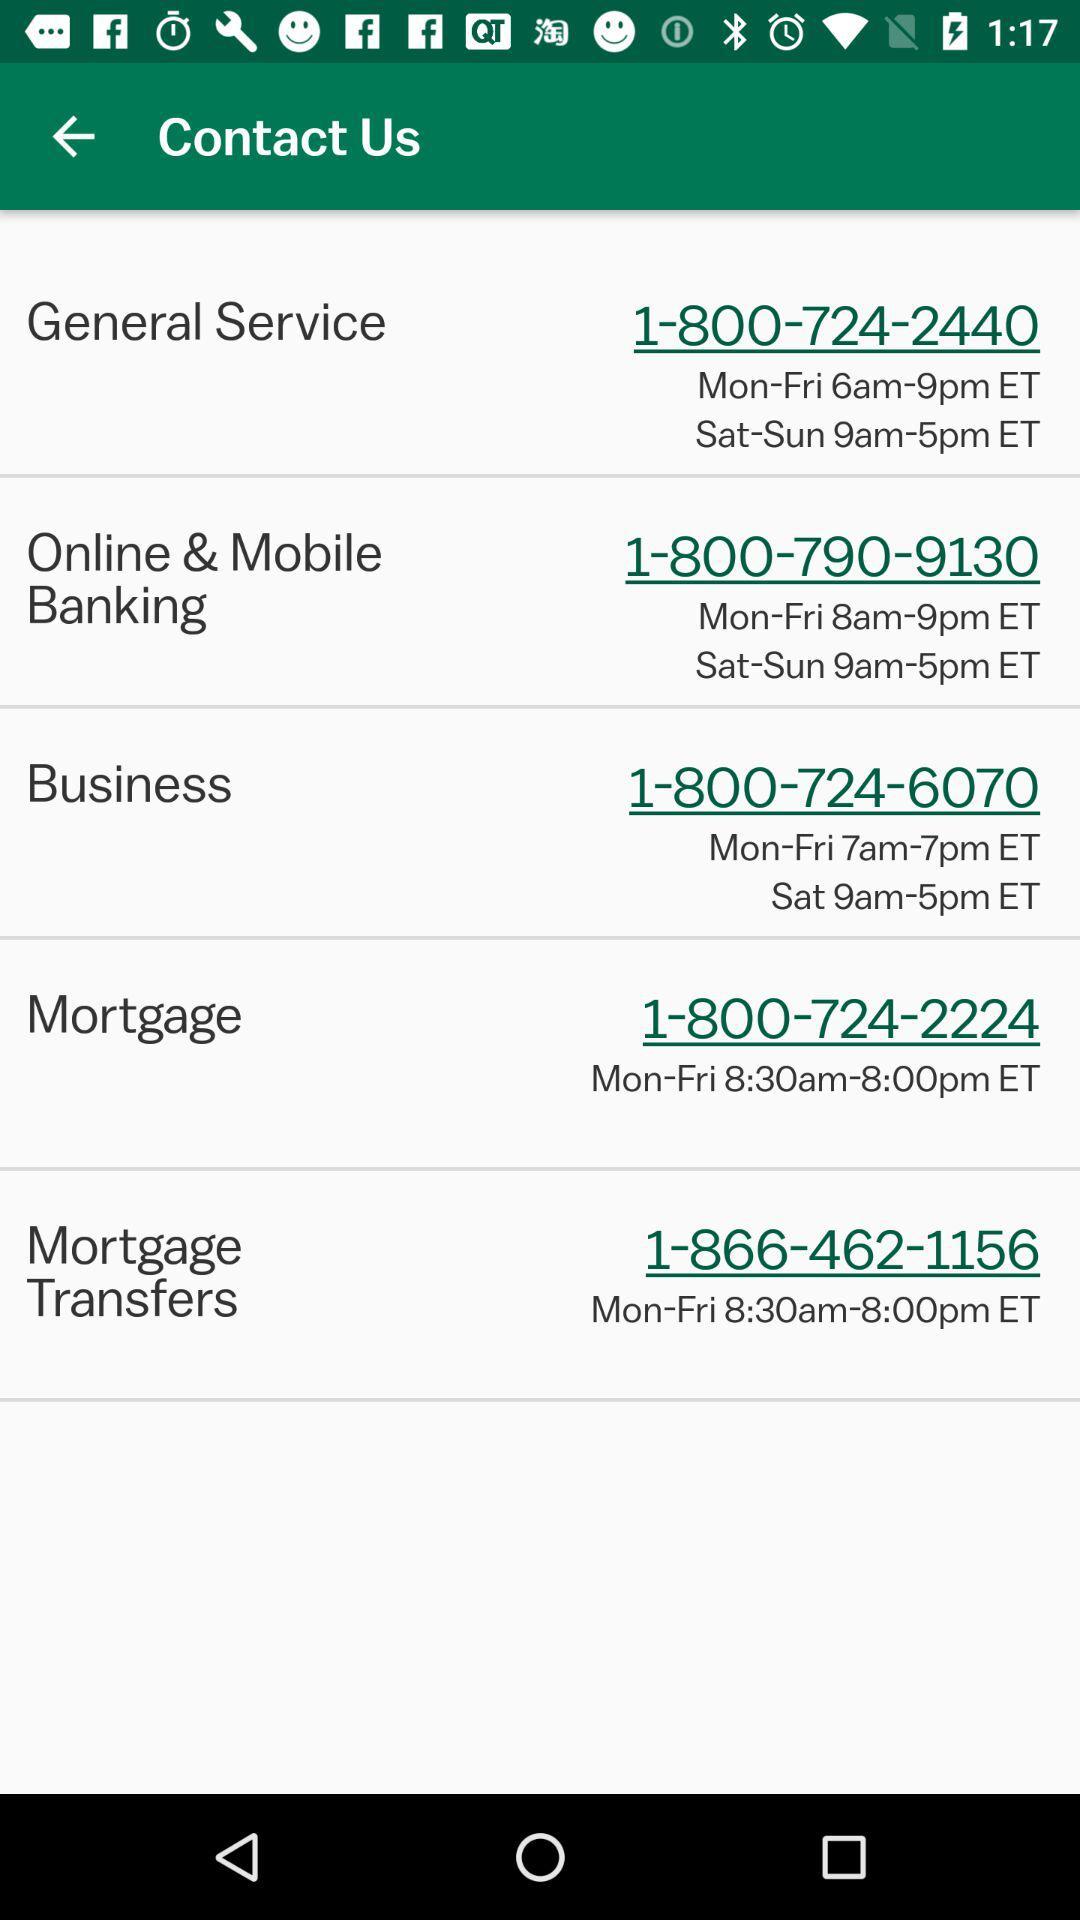 Image resolution: width=1080 pixels, height=1920 pixels. What do you see at coordinates (72, 135) in the screenshot?
I see `the item above the general service icon` at bounding box center [72, 135].